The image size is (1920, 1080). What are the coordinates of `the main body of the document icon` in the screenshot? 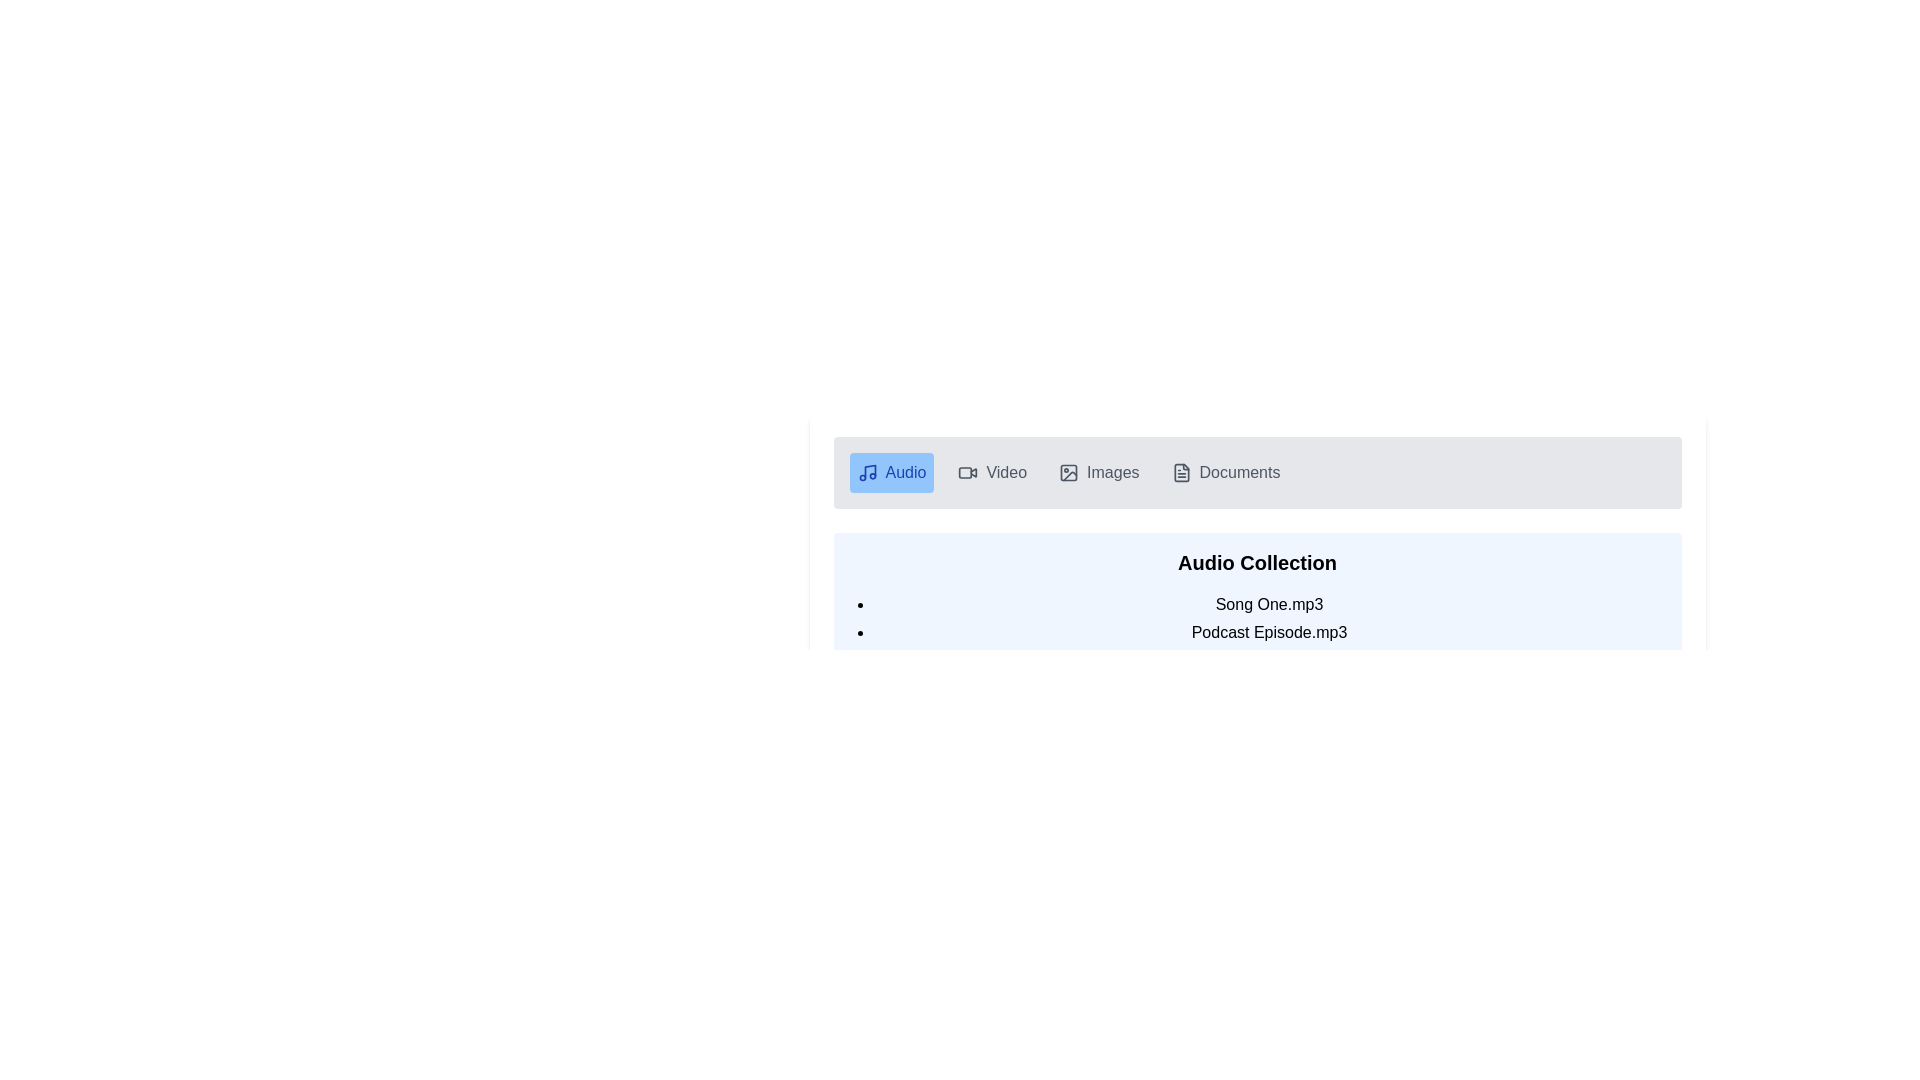 It's located at (1181, 473).